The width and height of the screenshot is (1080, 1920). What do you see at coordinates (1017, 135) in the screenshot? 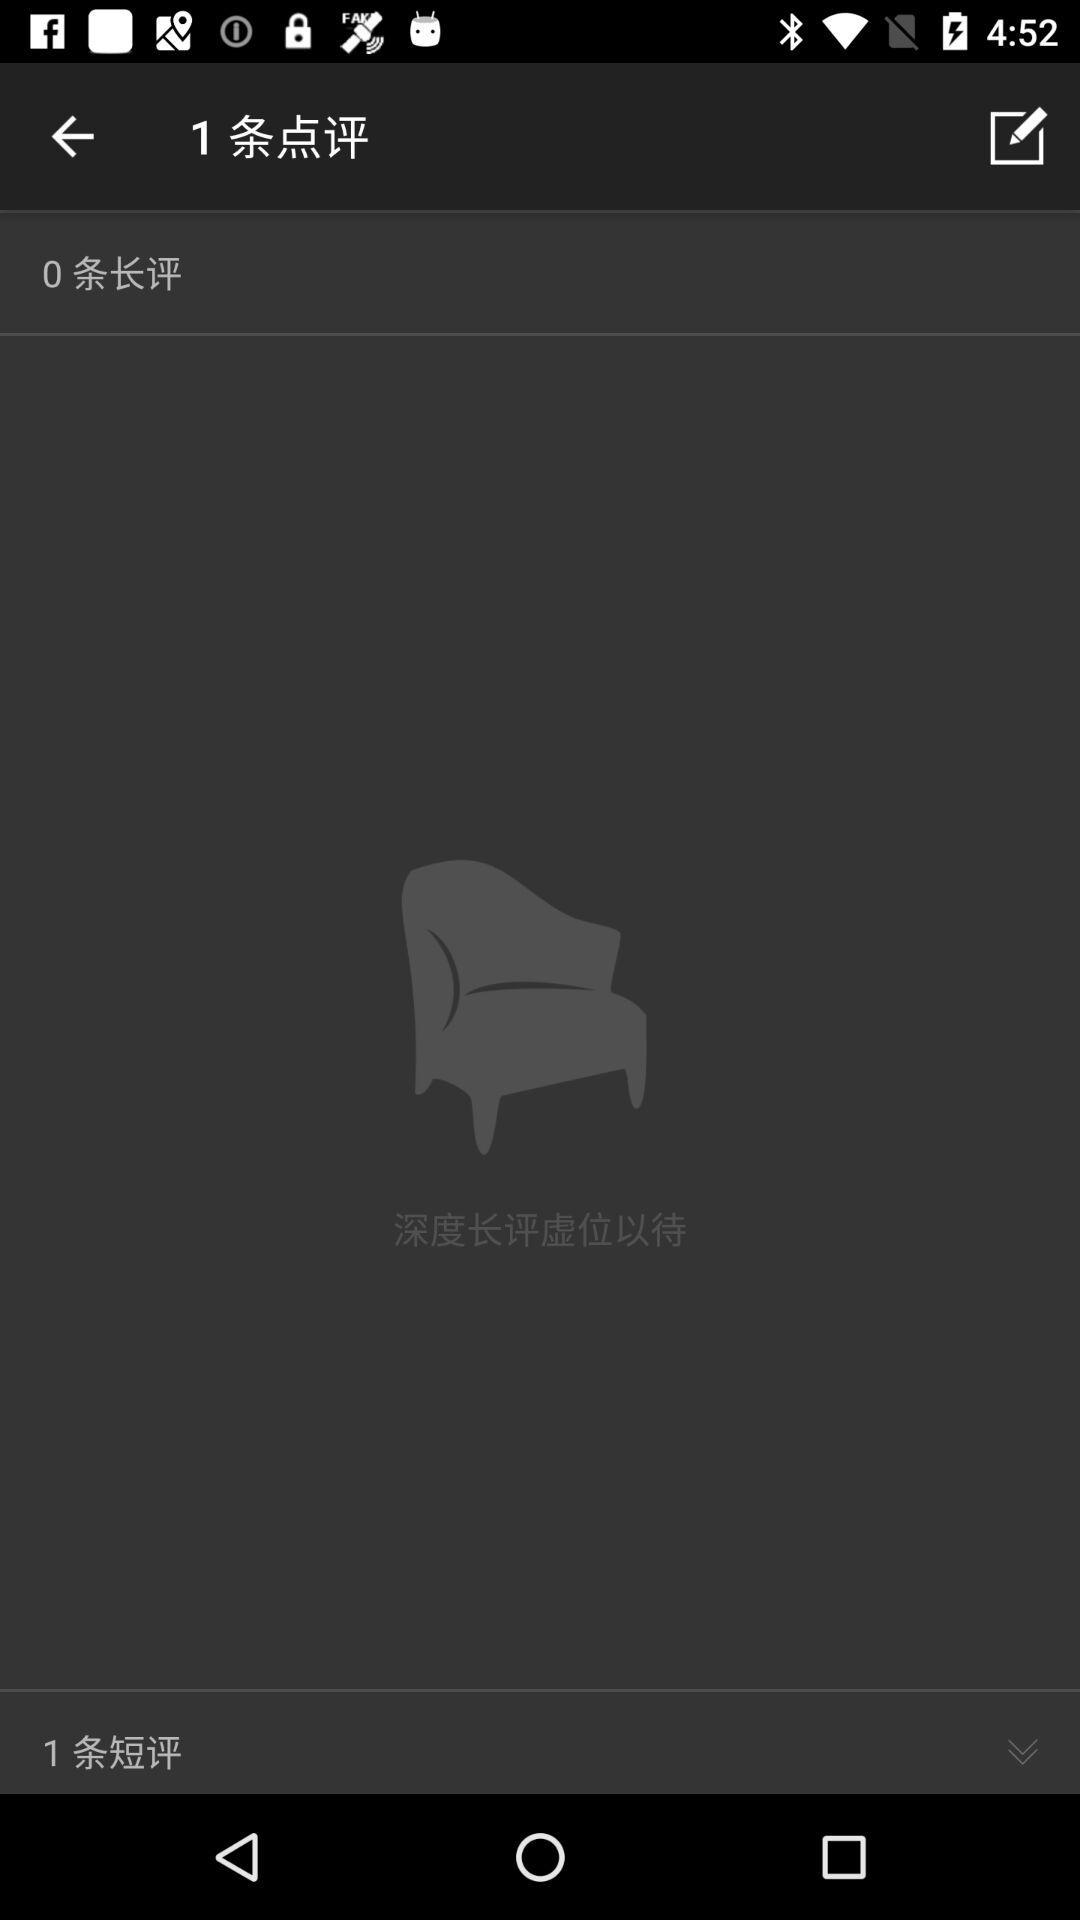
I see `the item at the top right corner` at bounding box center [1017, 135].